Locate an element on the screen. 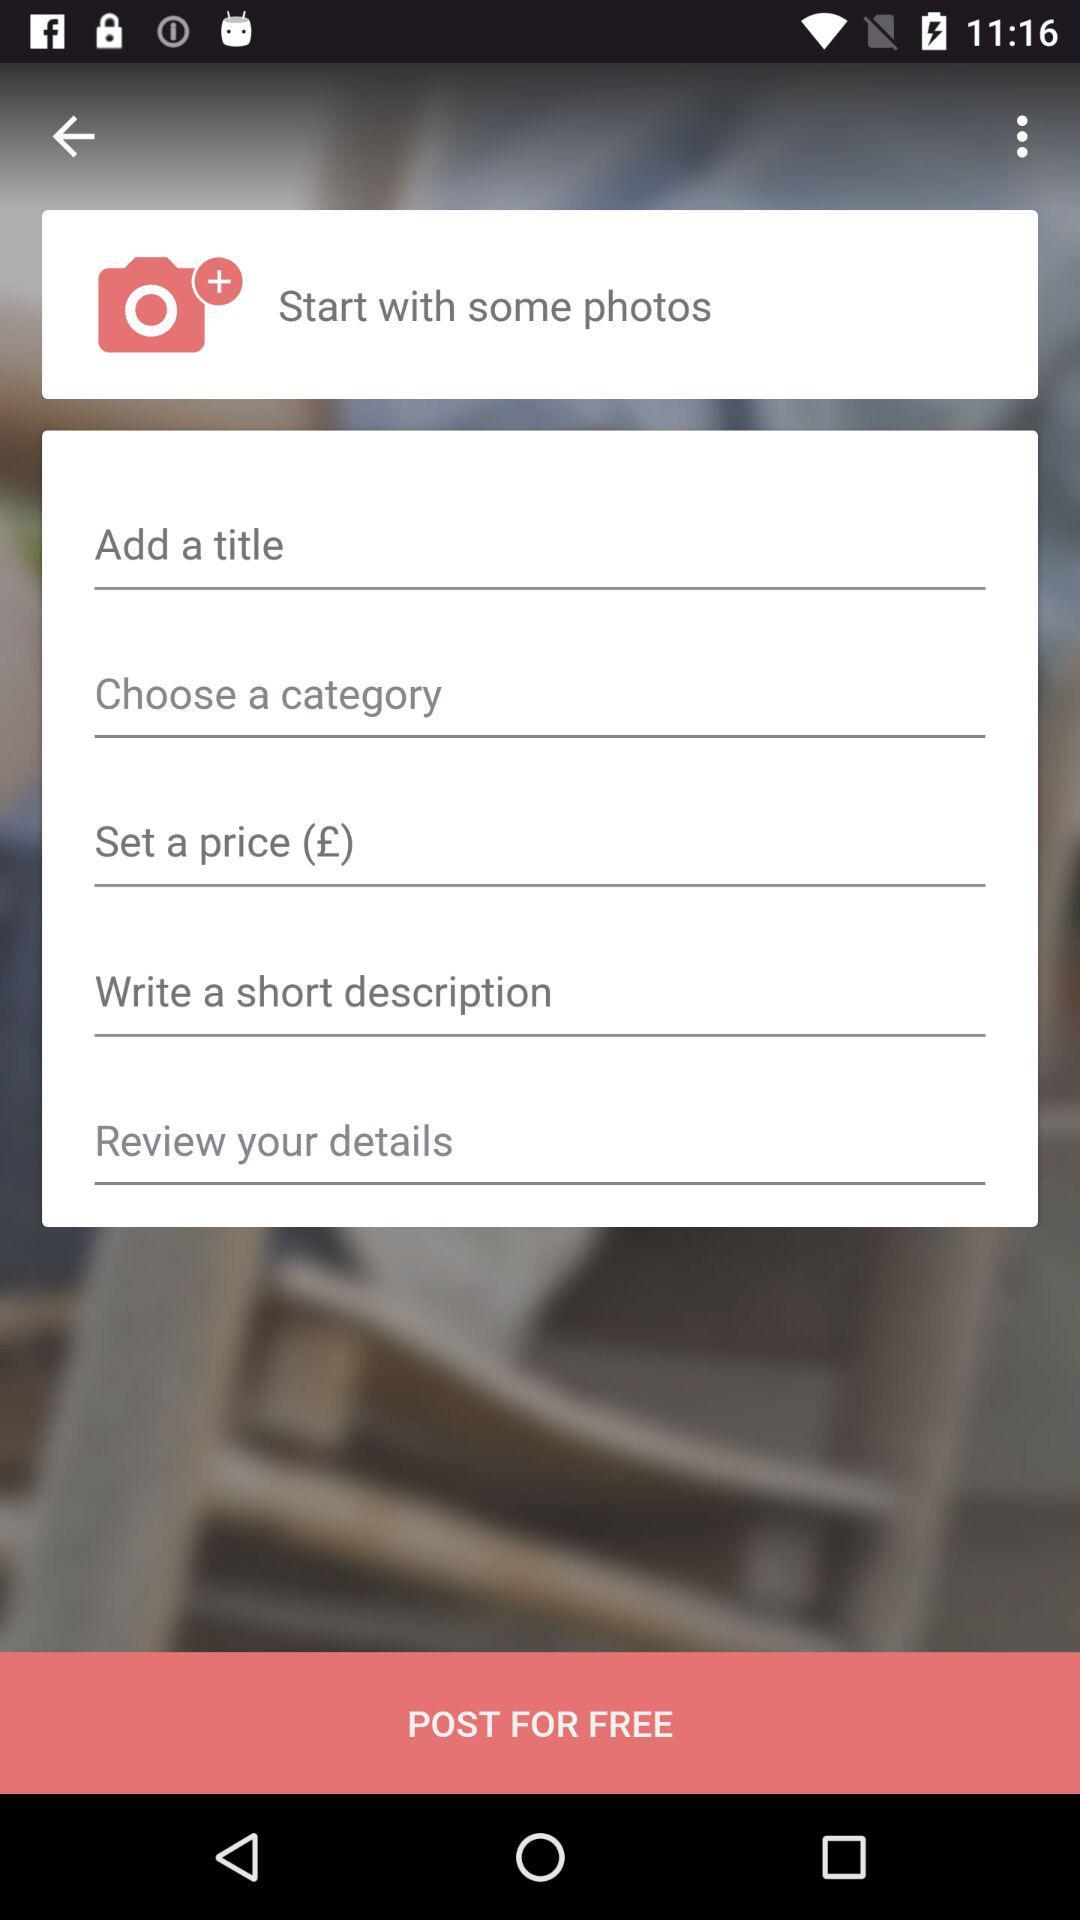 This screenshot has width=1080, height=1920. it is camera settings is located at coordinates (540, 843).